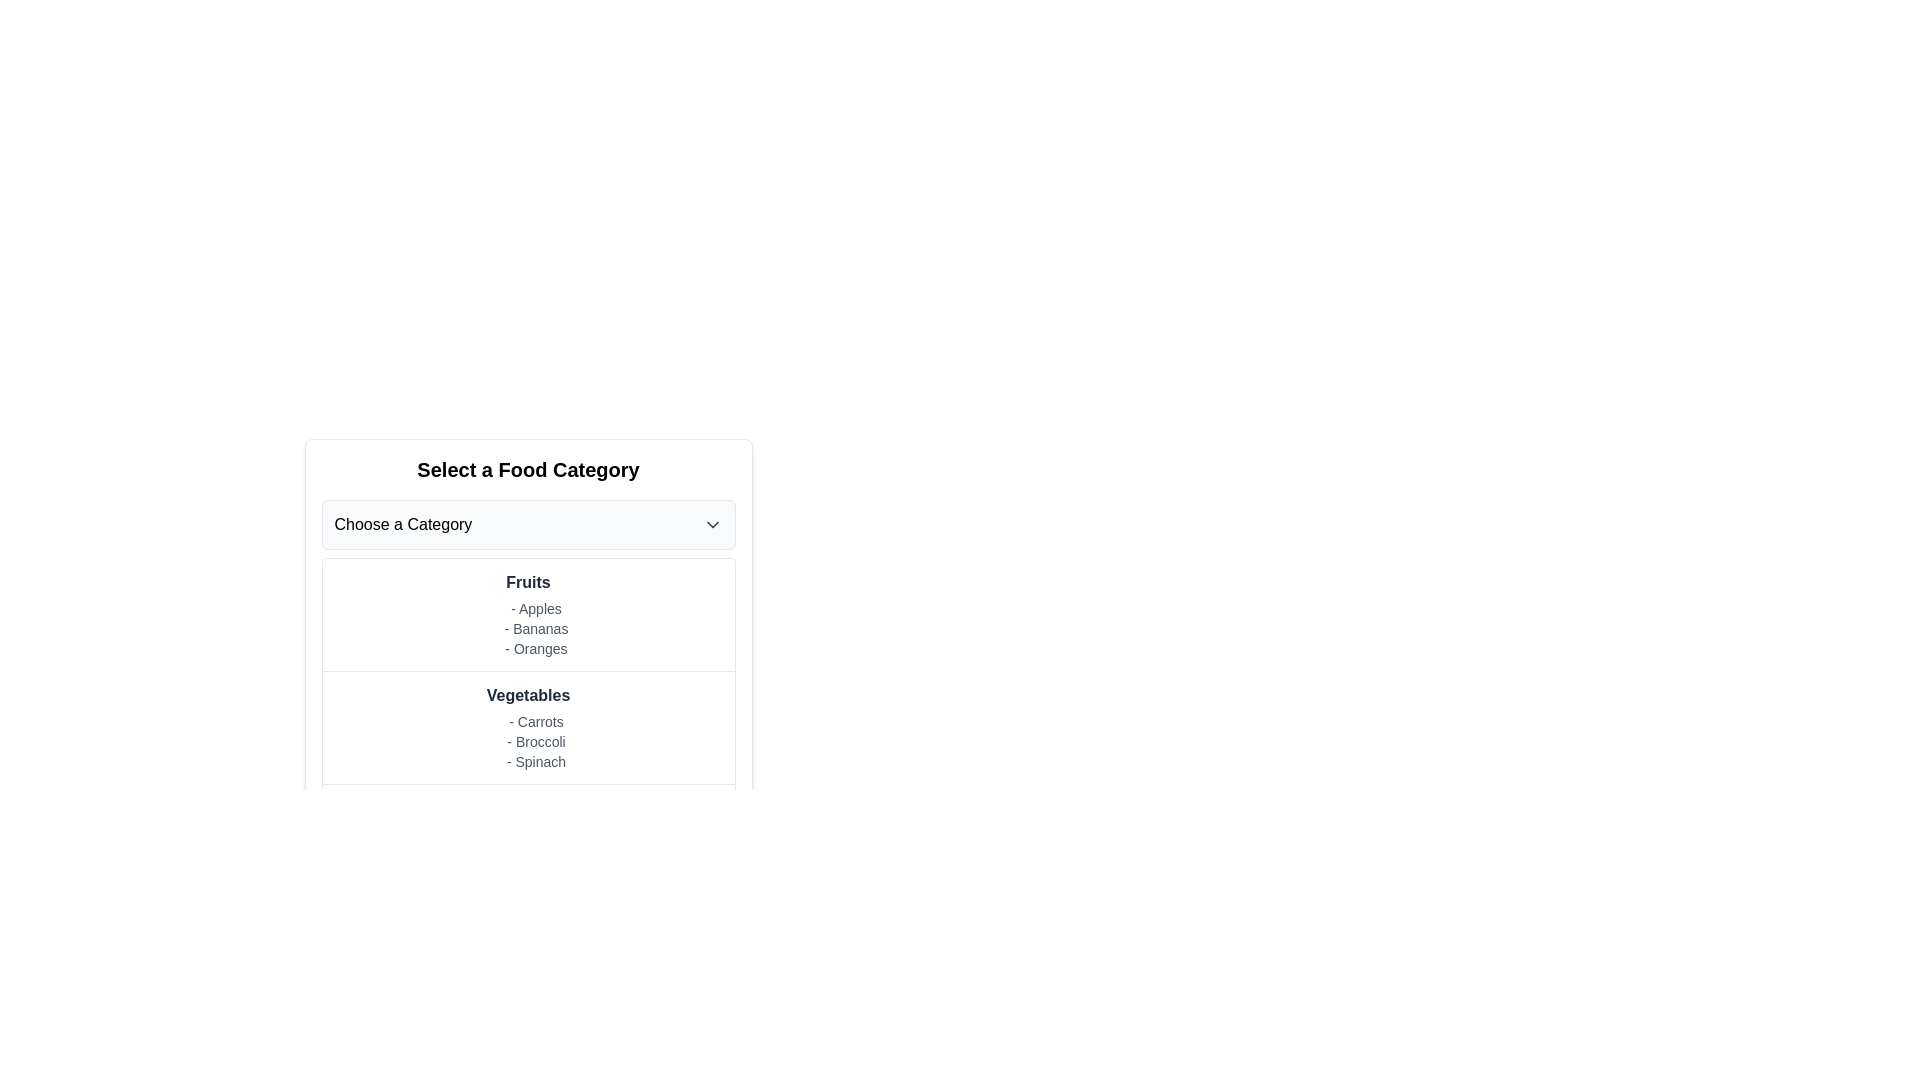 The width and height of the screenshot is (1920, 1080). Describe the element at coordinates (536, 648) in the screenshot. I see `the non-interactive text label displaying 'Oranges', which is the third item under the 'Fruits' category in the list` at that location.